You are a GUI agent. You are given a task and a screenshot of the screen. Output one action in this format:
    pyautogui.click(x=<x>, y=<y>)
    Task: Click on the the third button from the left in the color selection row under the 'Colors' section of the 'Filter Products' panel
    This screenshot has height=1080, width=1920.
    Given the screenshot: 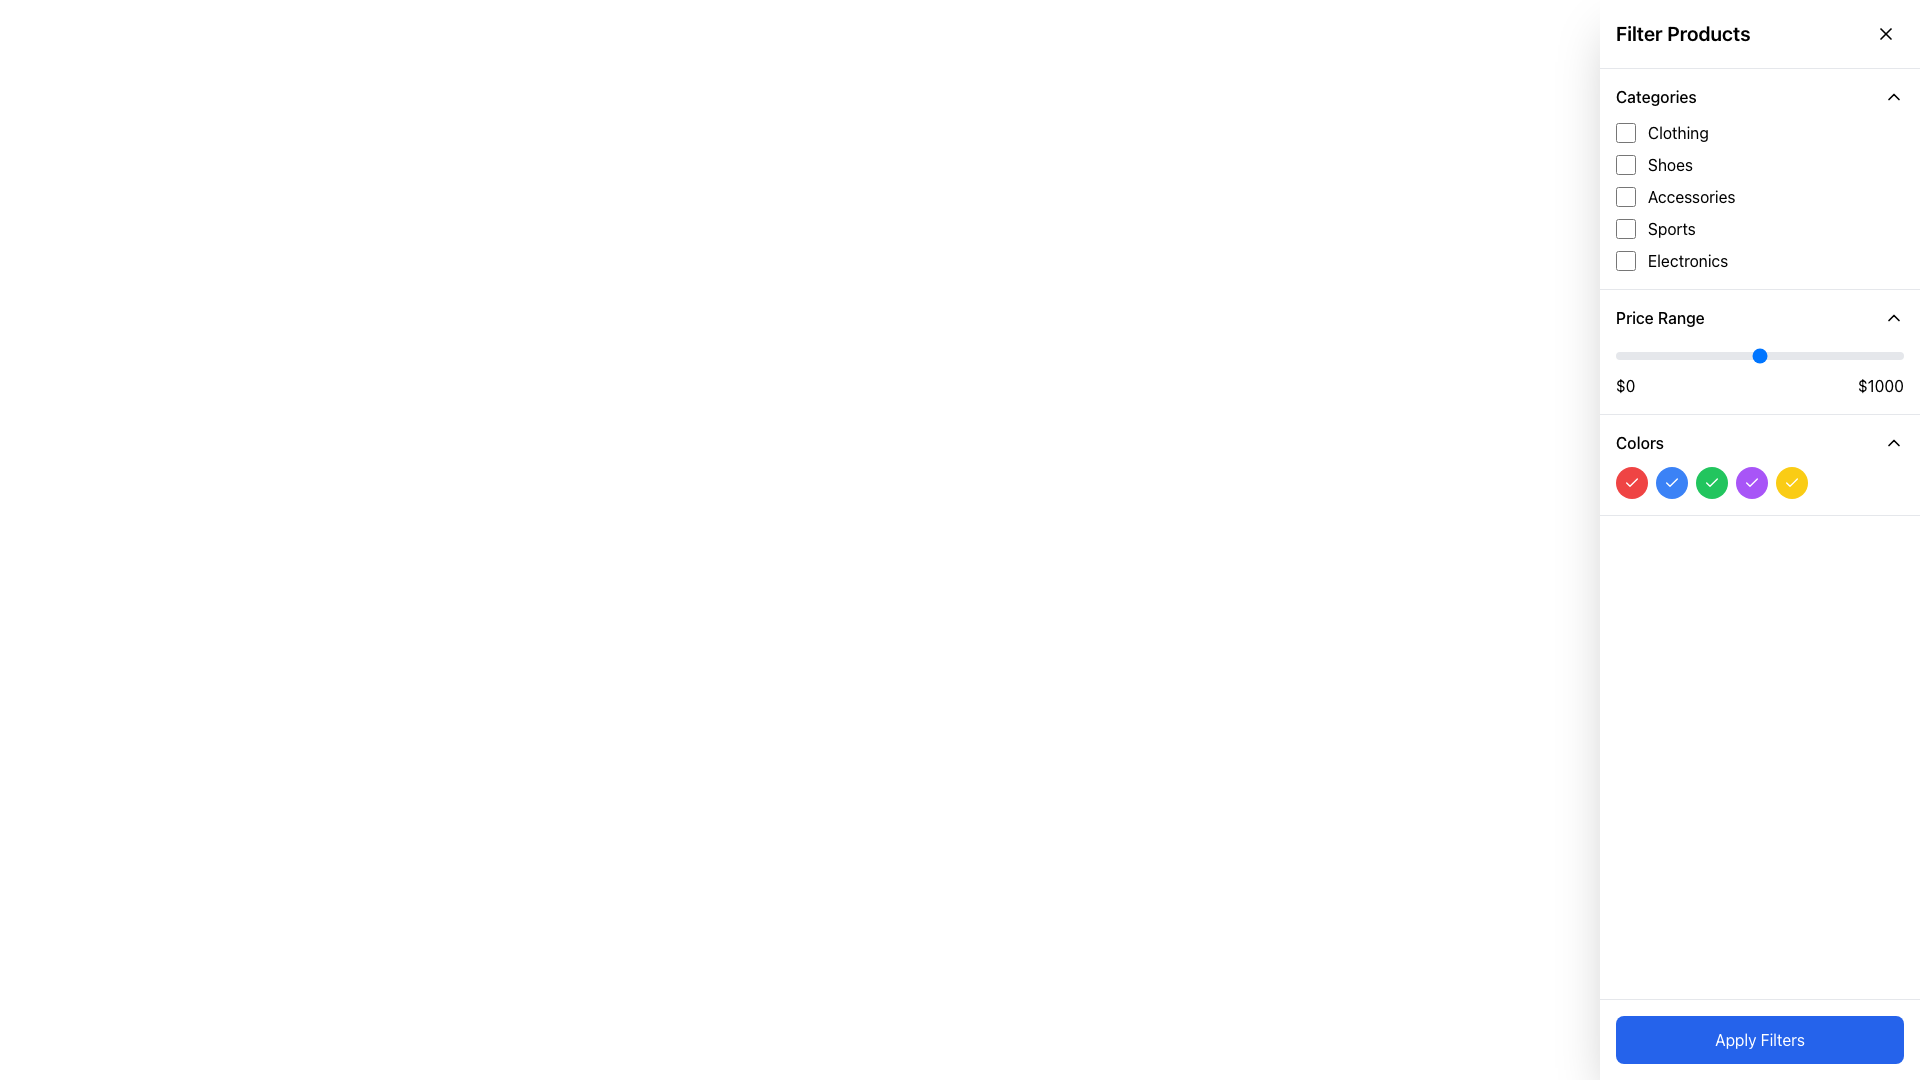 What is the action you would take?
    pyautogui.click(x=1711, y=482)
    